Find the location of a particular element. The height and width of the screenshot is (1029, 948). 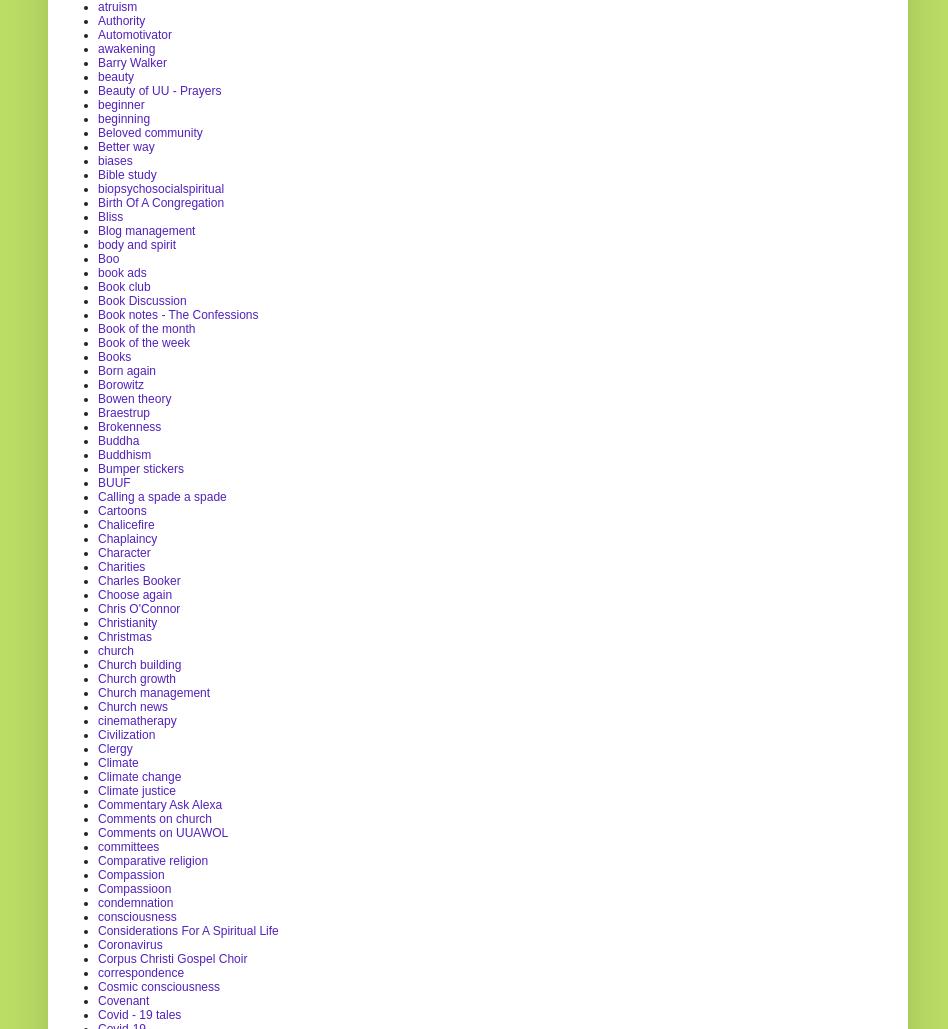

'awakening' is located at coordinates (125, 47).